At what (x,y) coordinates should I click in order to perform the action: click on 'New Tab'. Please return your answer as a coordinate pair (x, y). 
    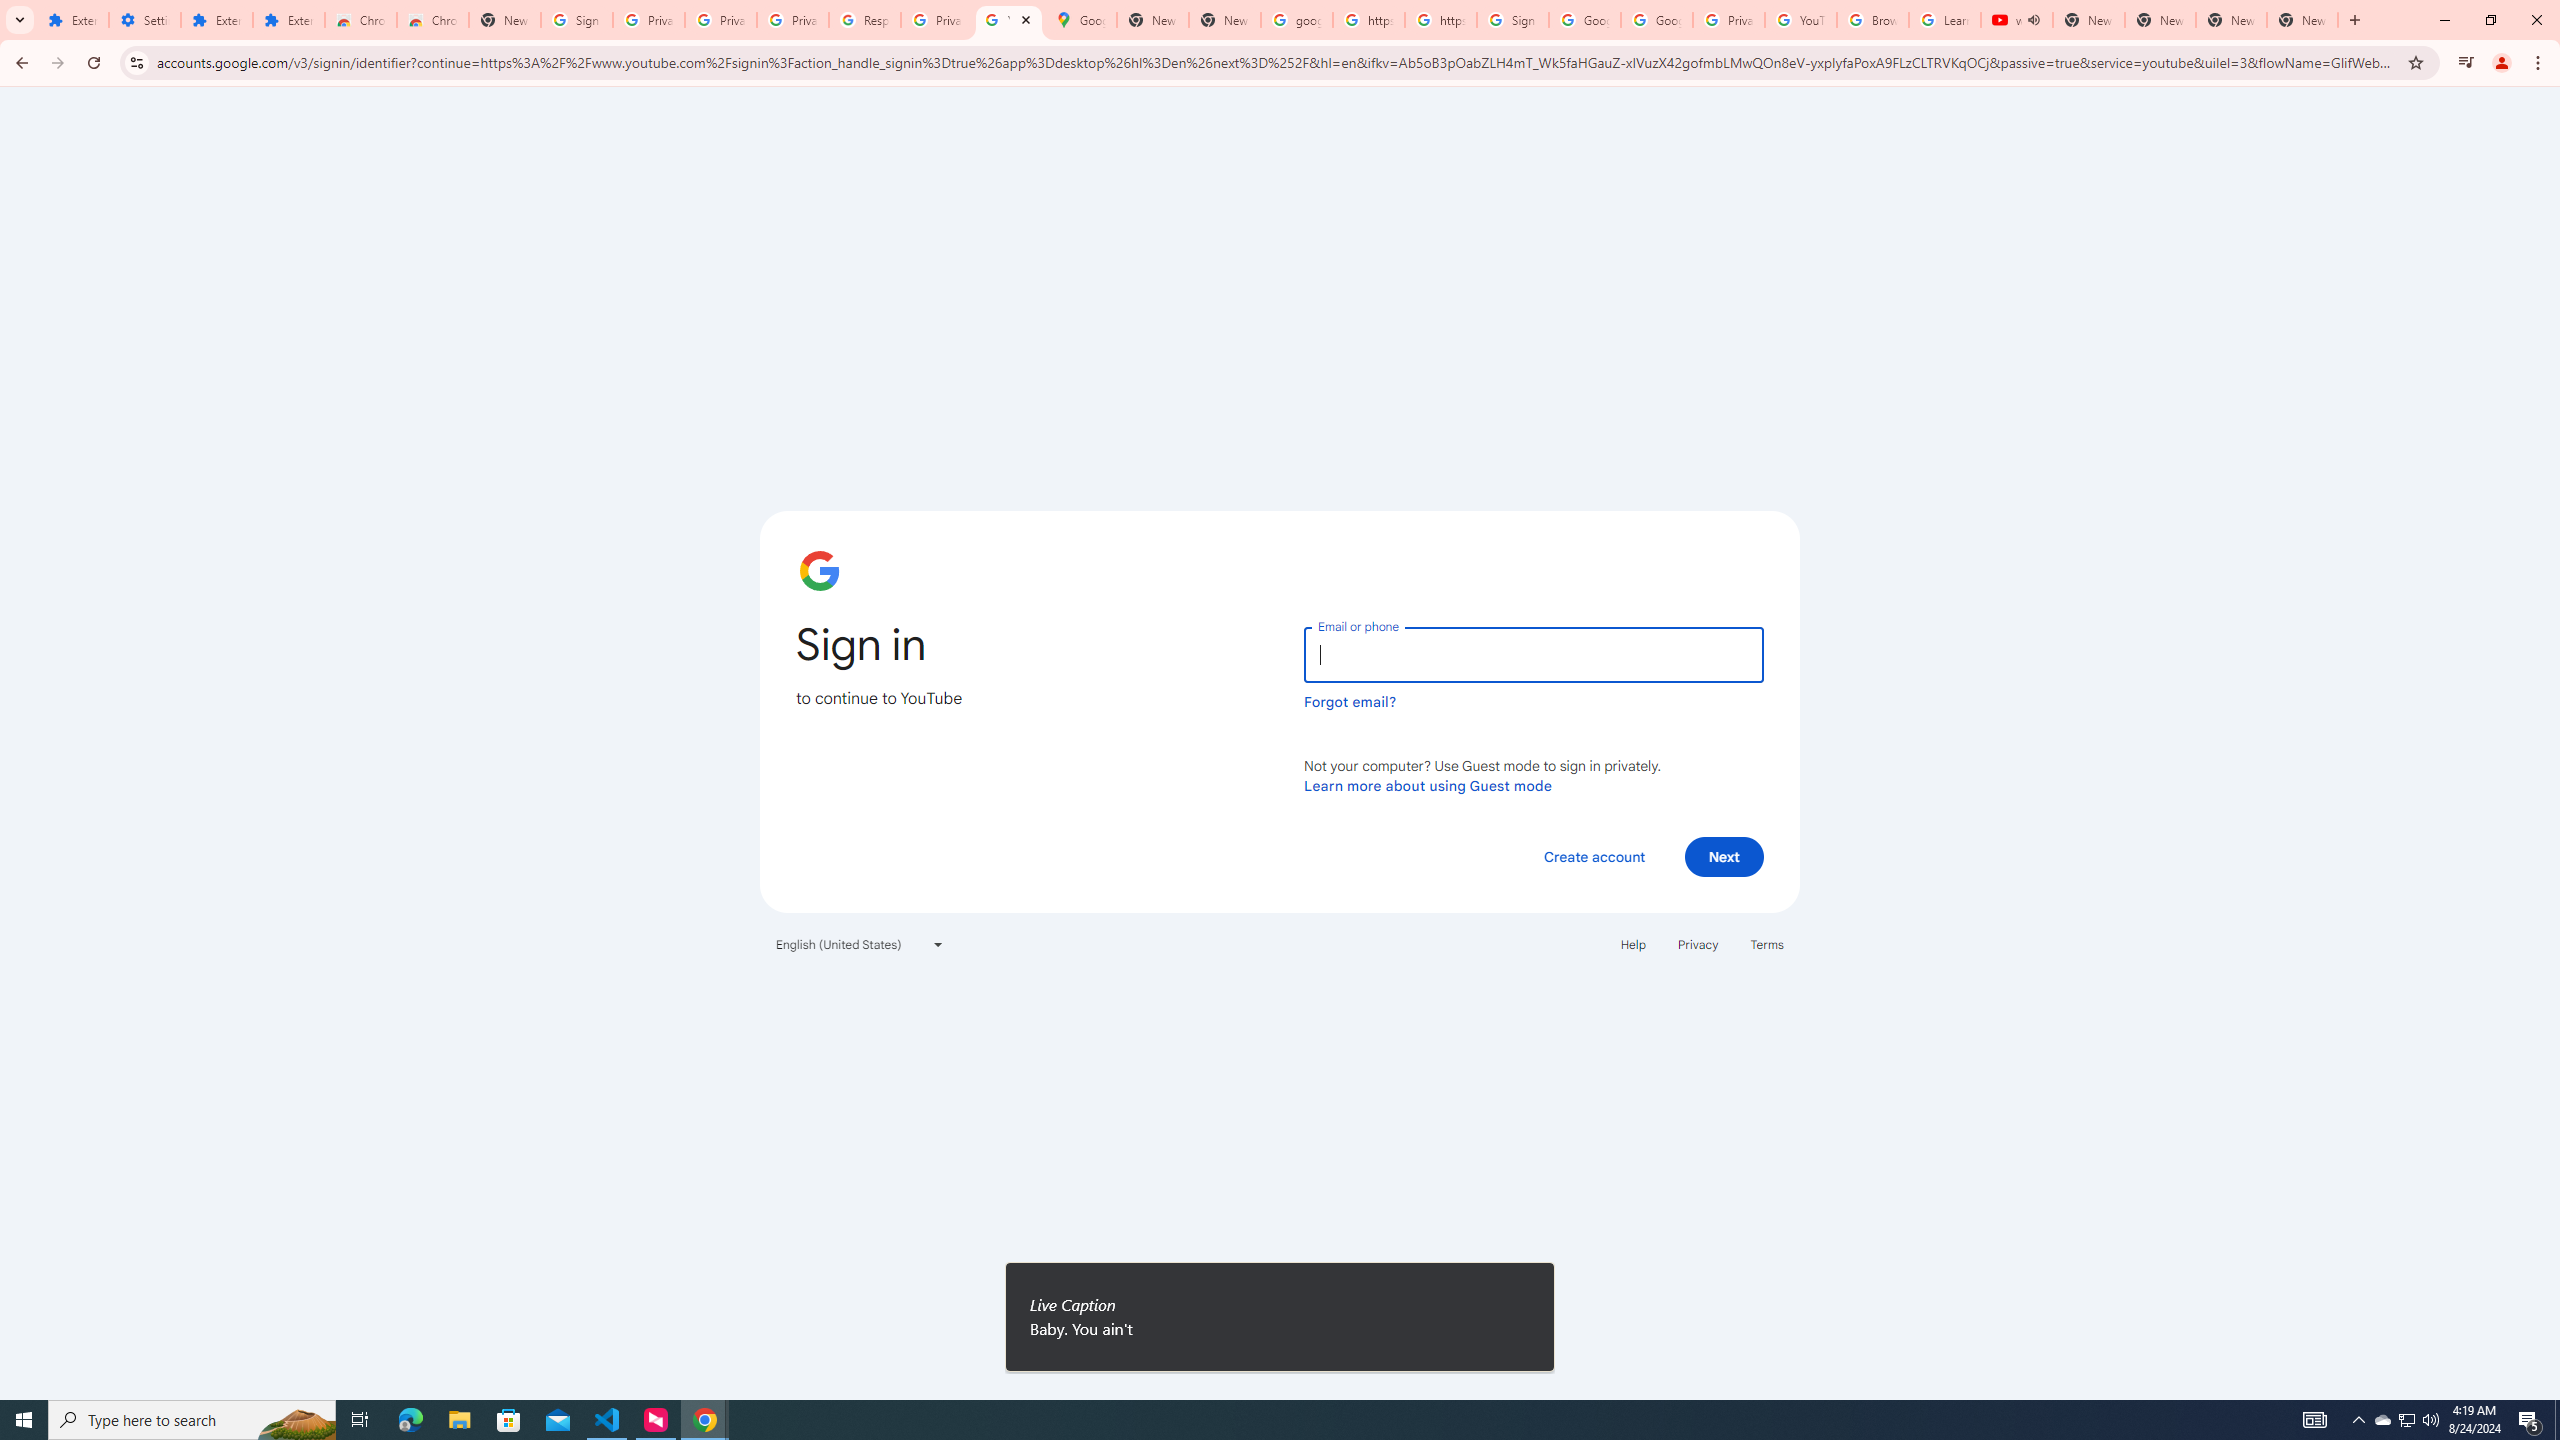
    Looking at the image, I should click on (2302, 19).